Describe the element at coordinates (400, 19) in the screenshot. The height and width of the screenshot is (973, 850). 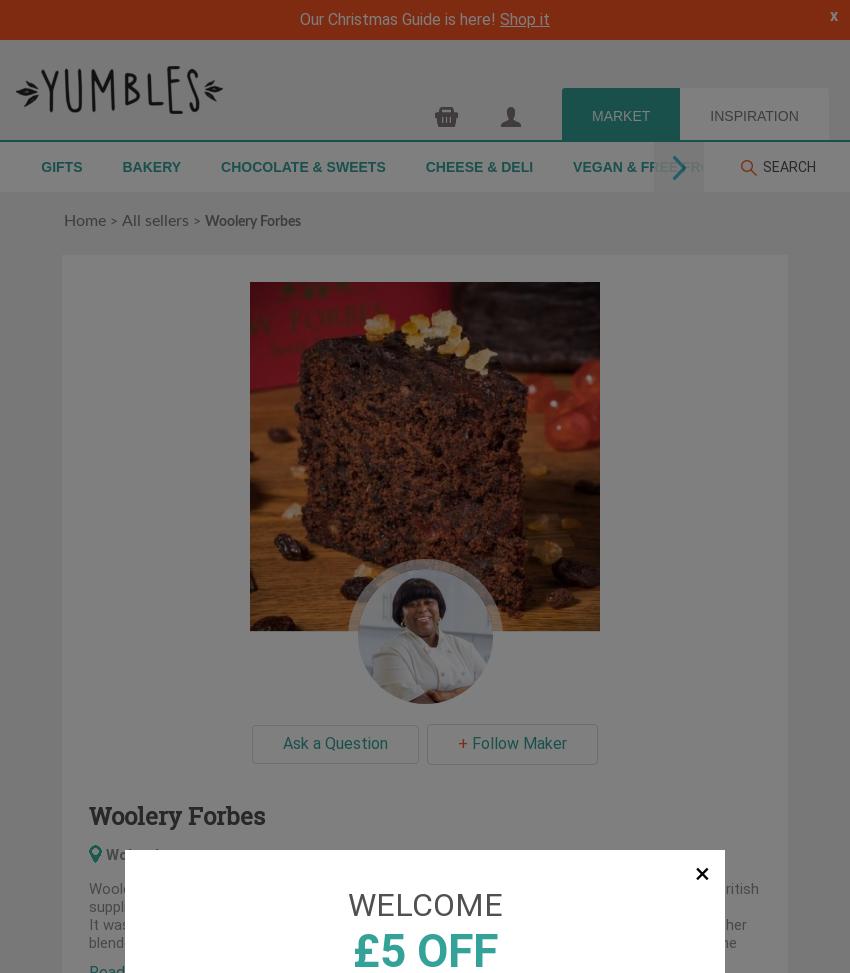
I see `'Our Christmas Guide is here!'` at that location.